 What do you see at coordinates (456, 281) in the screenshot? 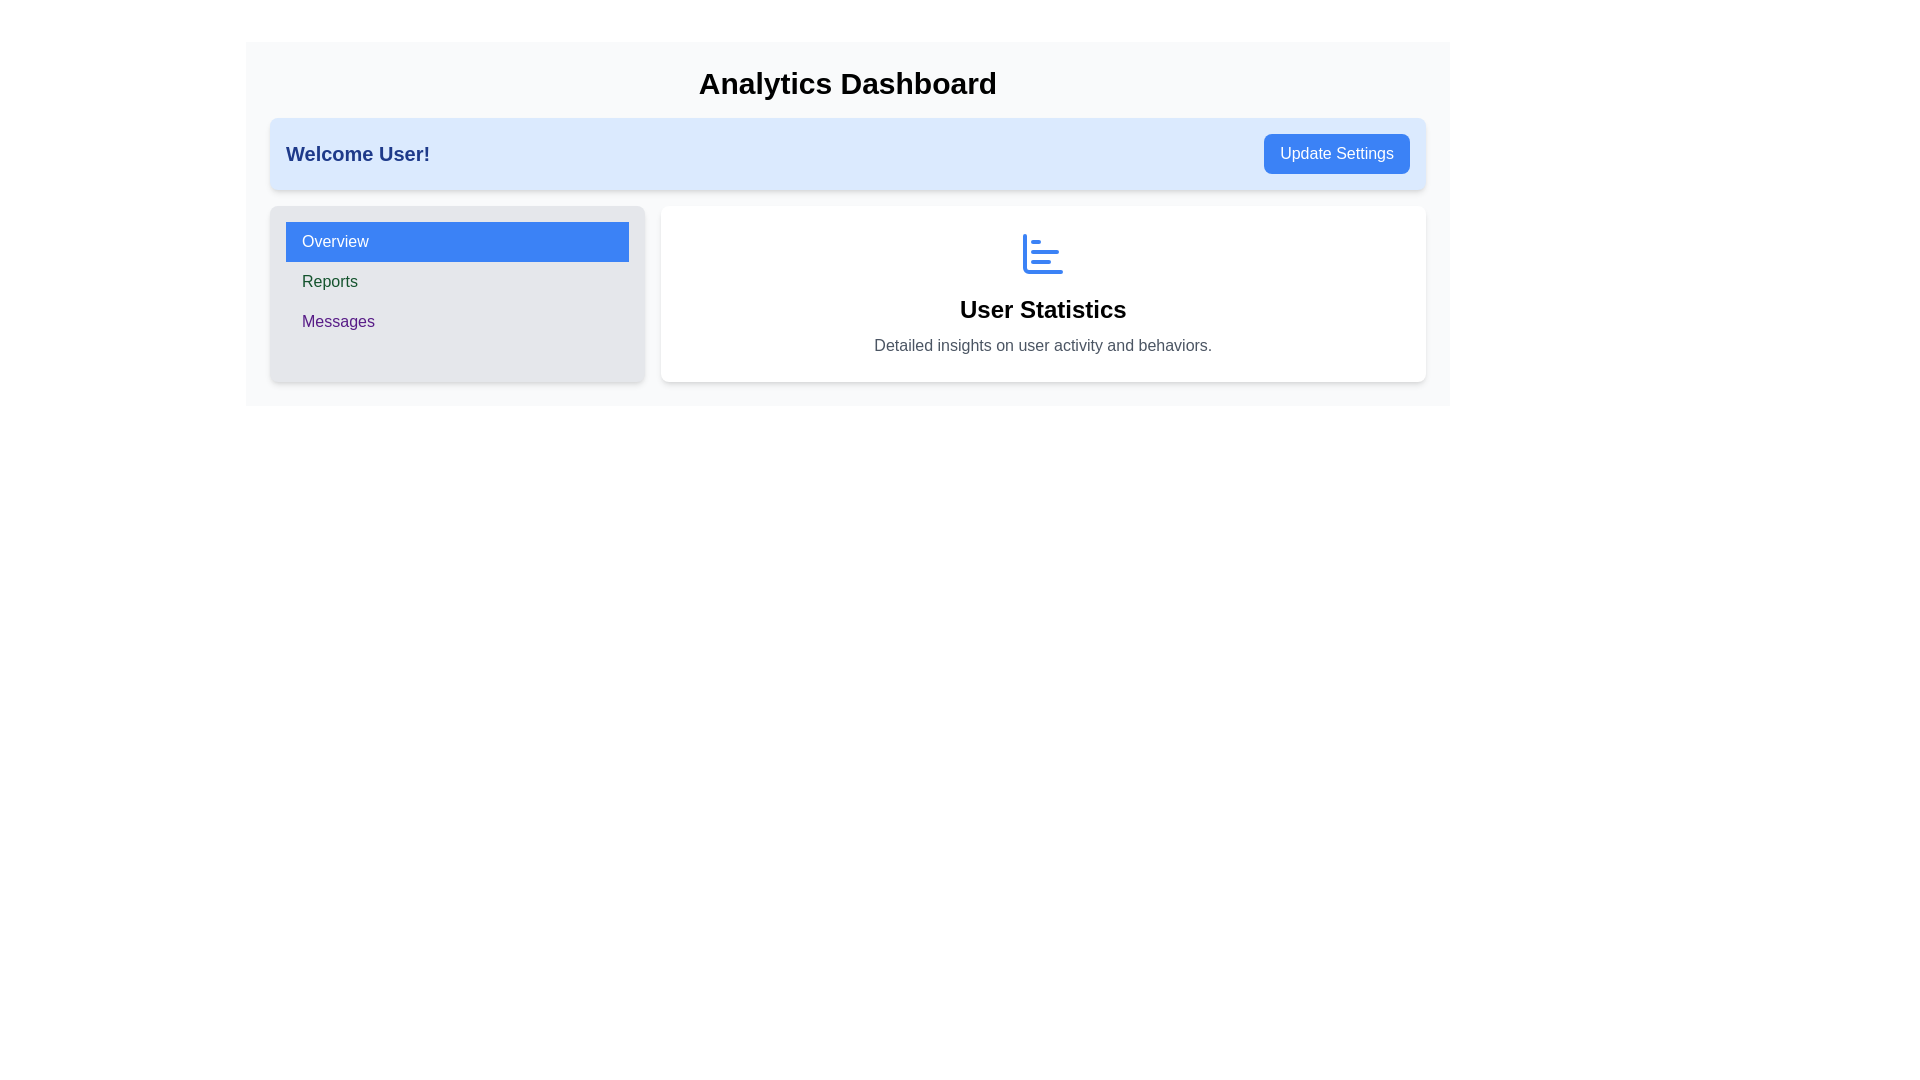
I see `the second item in the vertical menu list, which is related to 'Reports'` at bounding box center [456, 281].